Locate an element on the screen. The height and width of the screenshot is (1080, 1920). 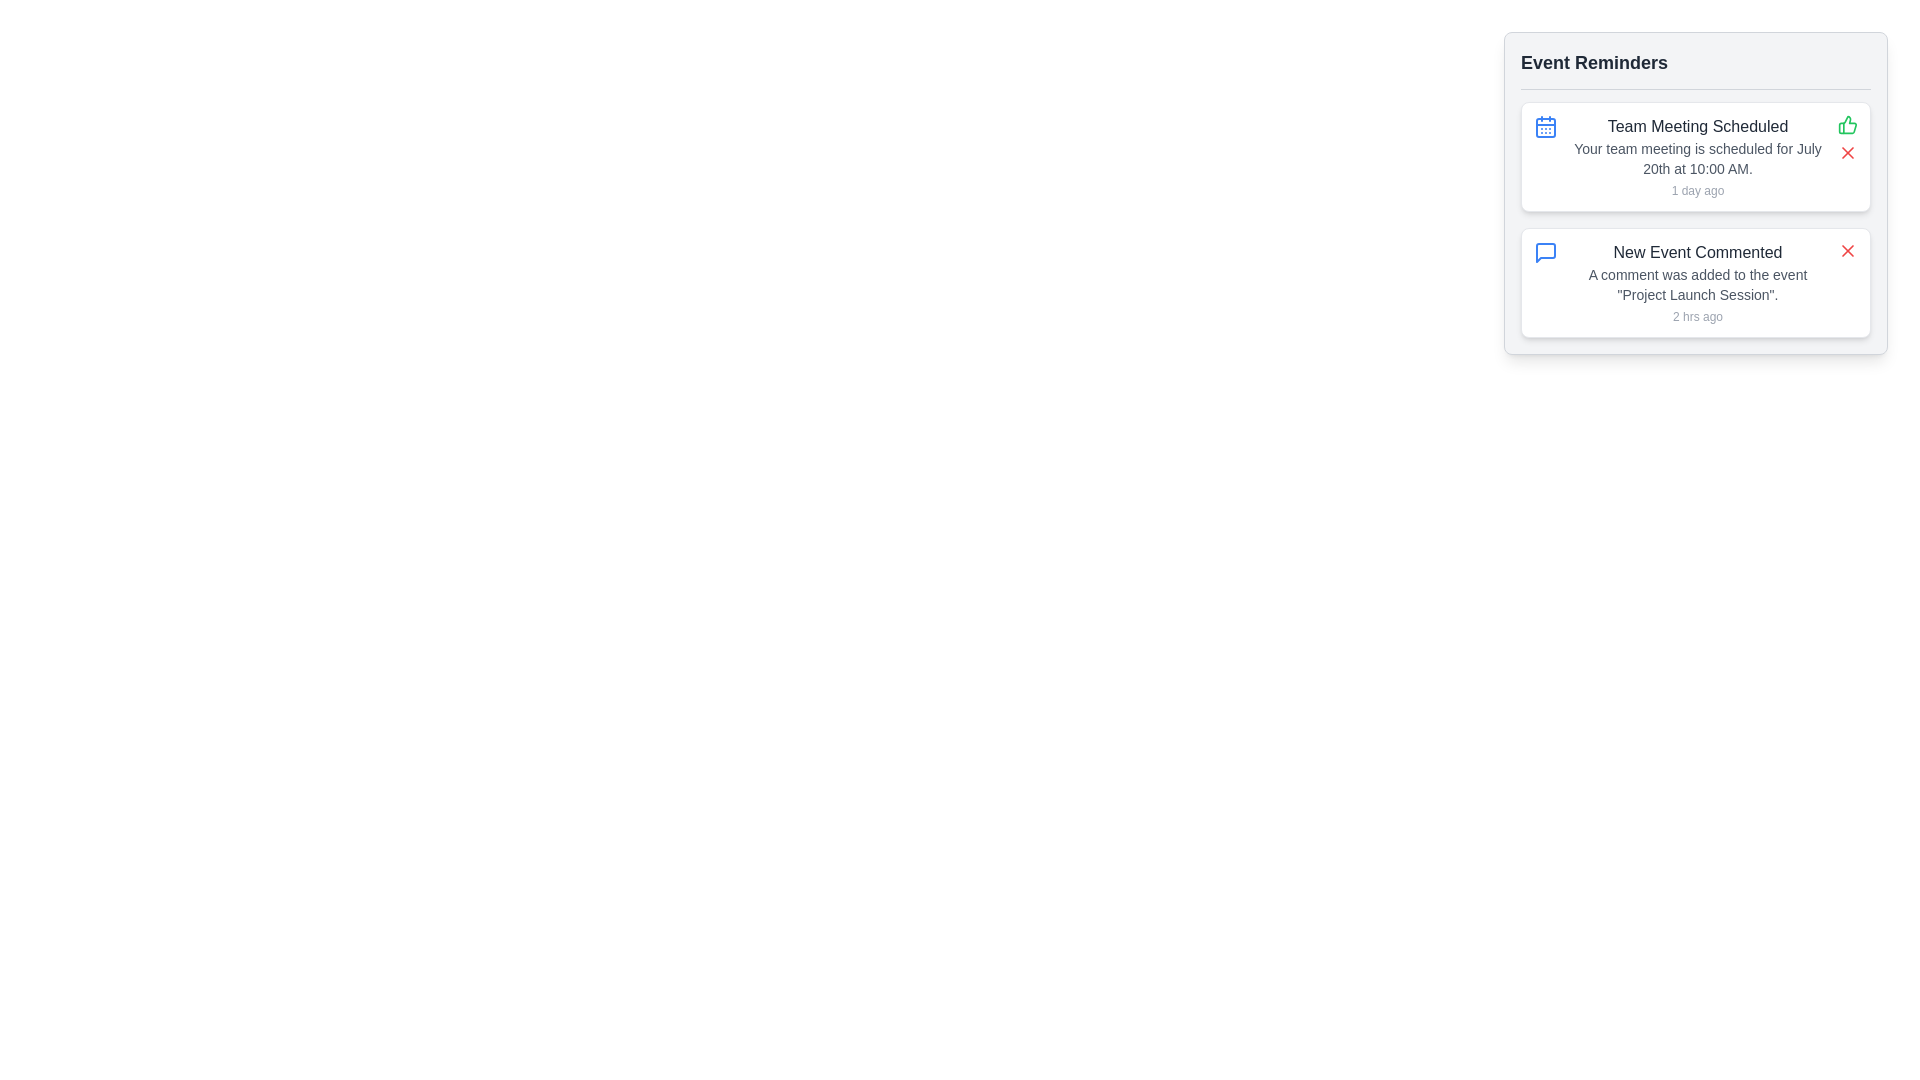
the text display element that shows a notification message for a scheduled team meeting with the date July 20th at 10:00 AM, located under the title 'Team Meeting Scheduled.' is located at coordinates (1697, 157).